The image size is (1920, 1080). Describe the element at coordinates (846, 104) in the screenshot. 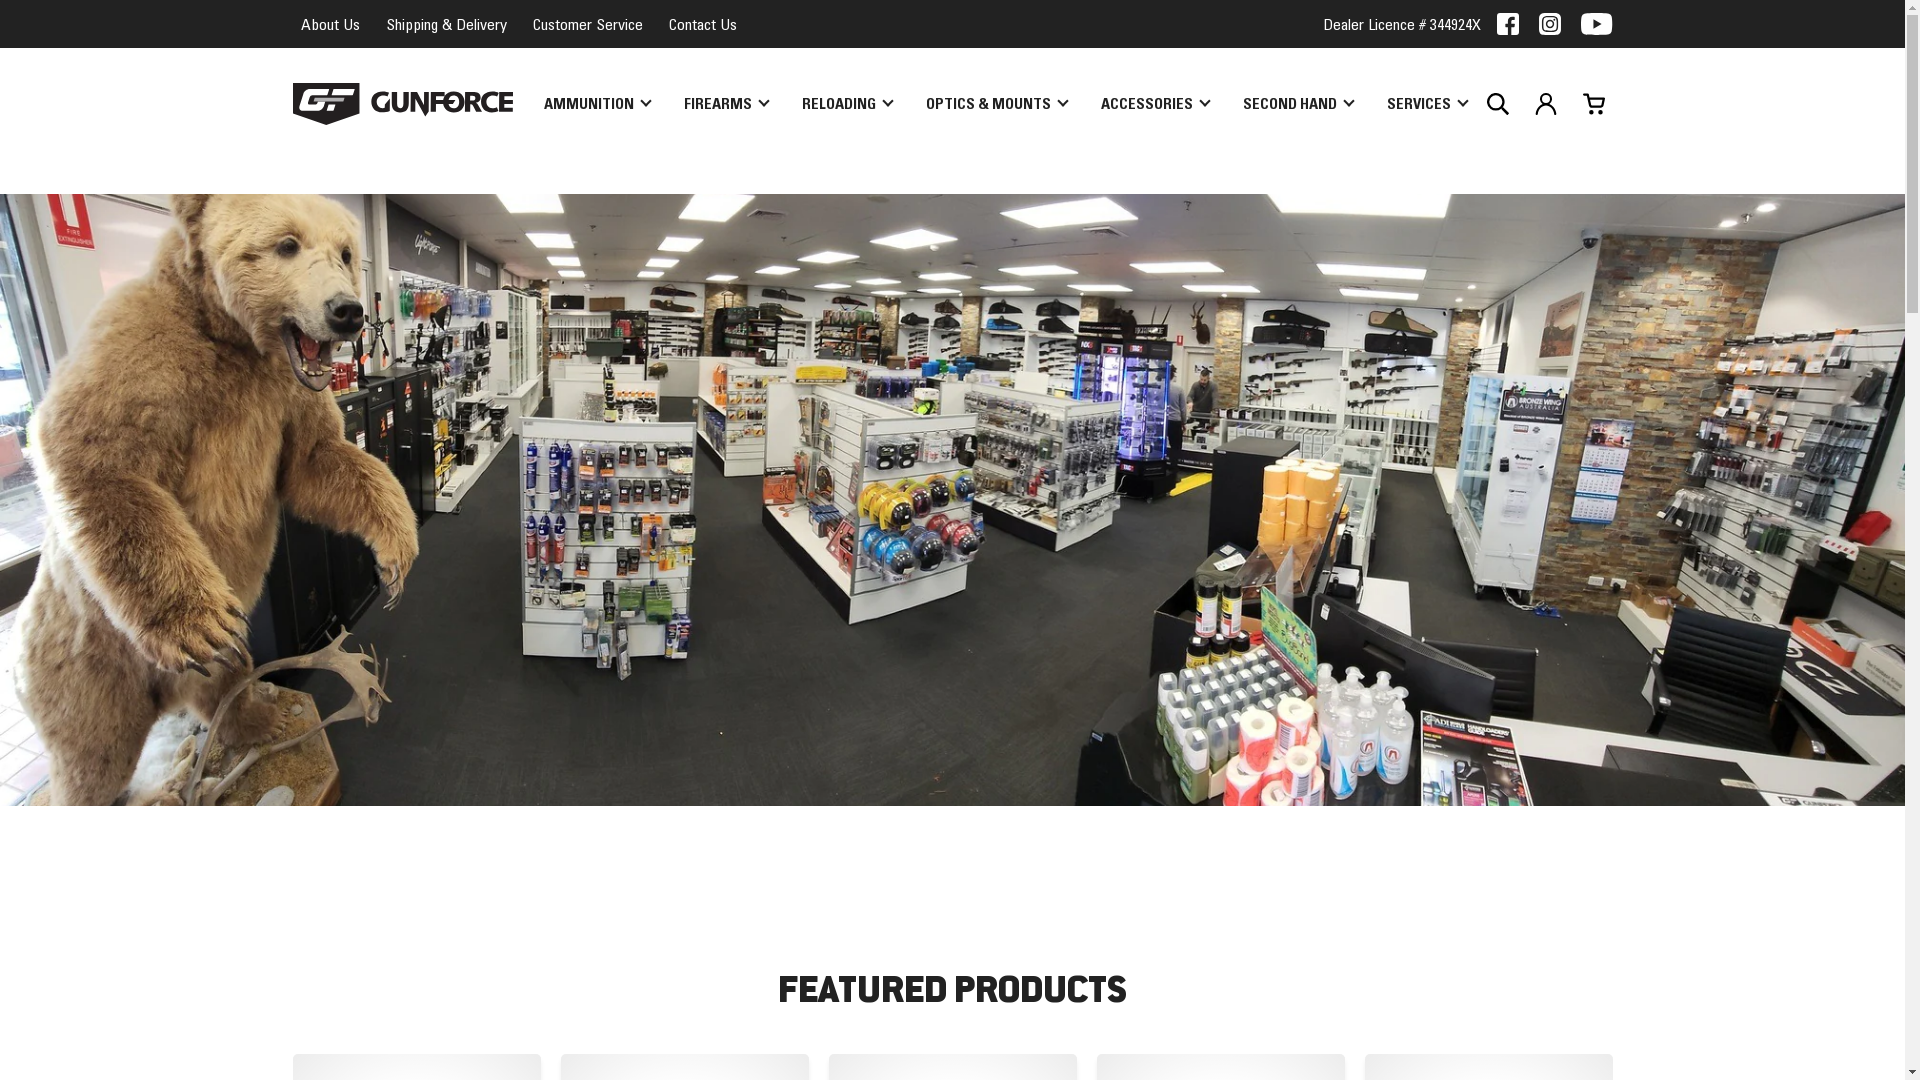

I see `'RELOADING'` at that location.